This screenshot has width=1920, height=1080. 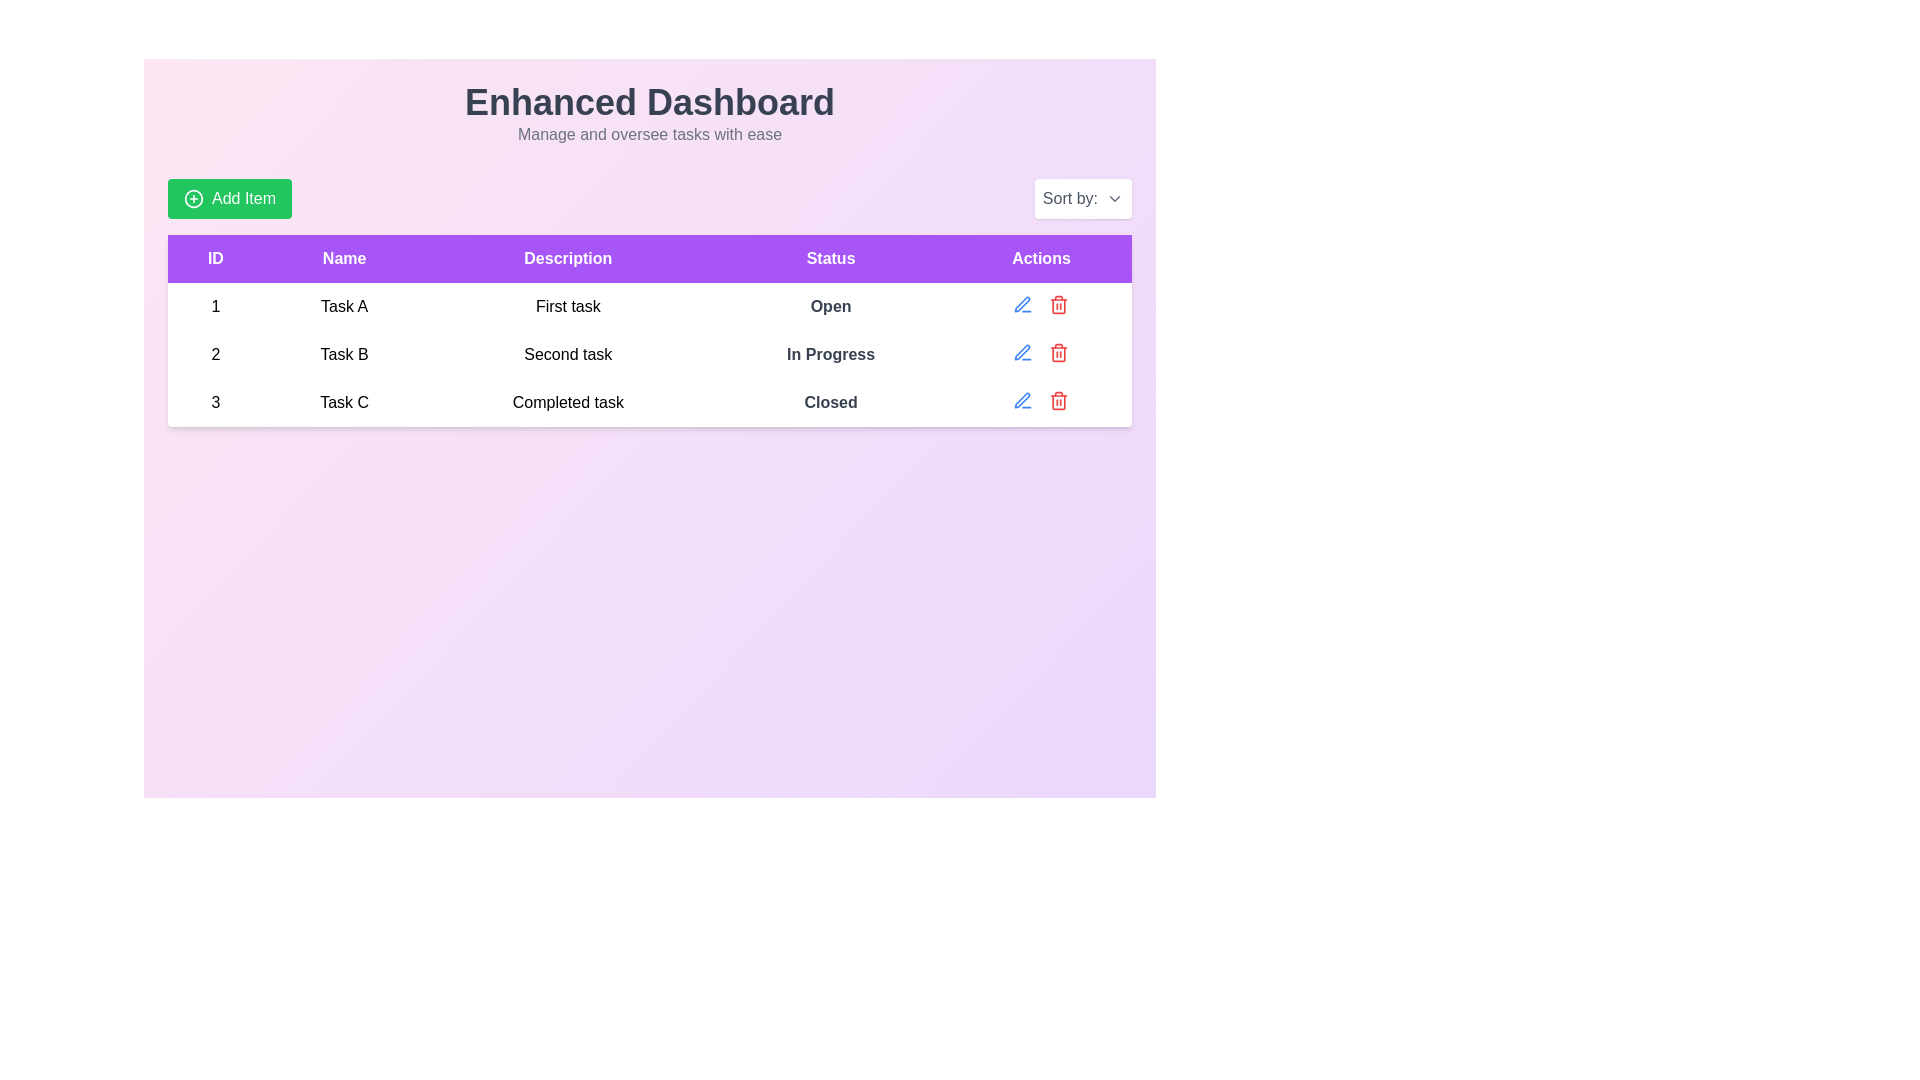 What do you see at coordinates (831, 402) in the screenshot?
I see `the status indicator text label in the 'Status' column of the third row for 'Task C', which indicates the task is currently closed` at bounding box center [831, 402].